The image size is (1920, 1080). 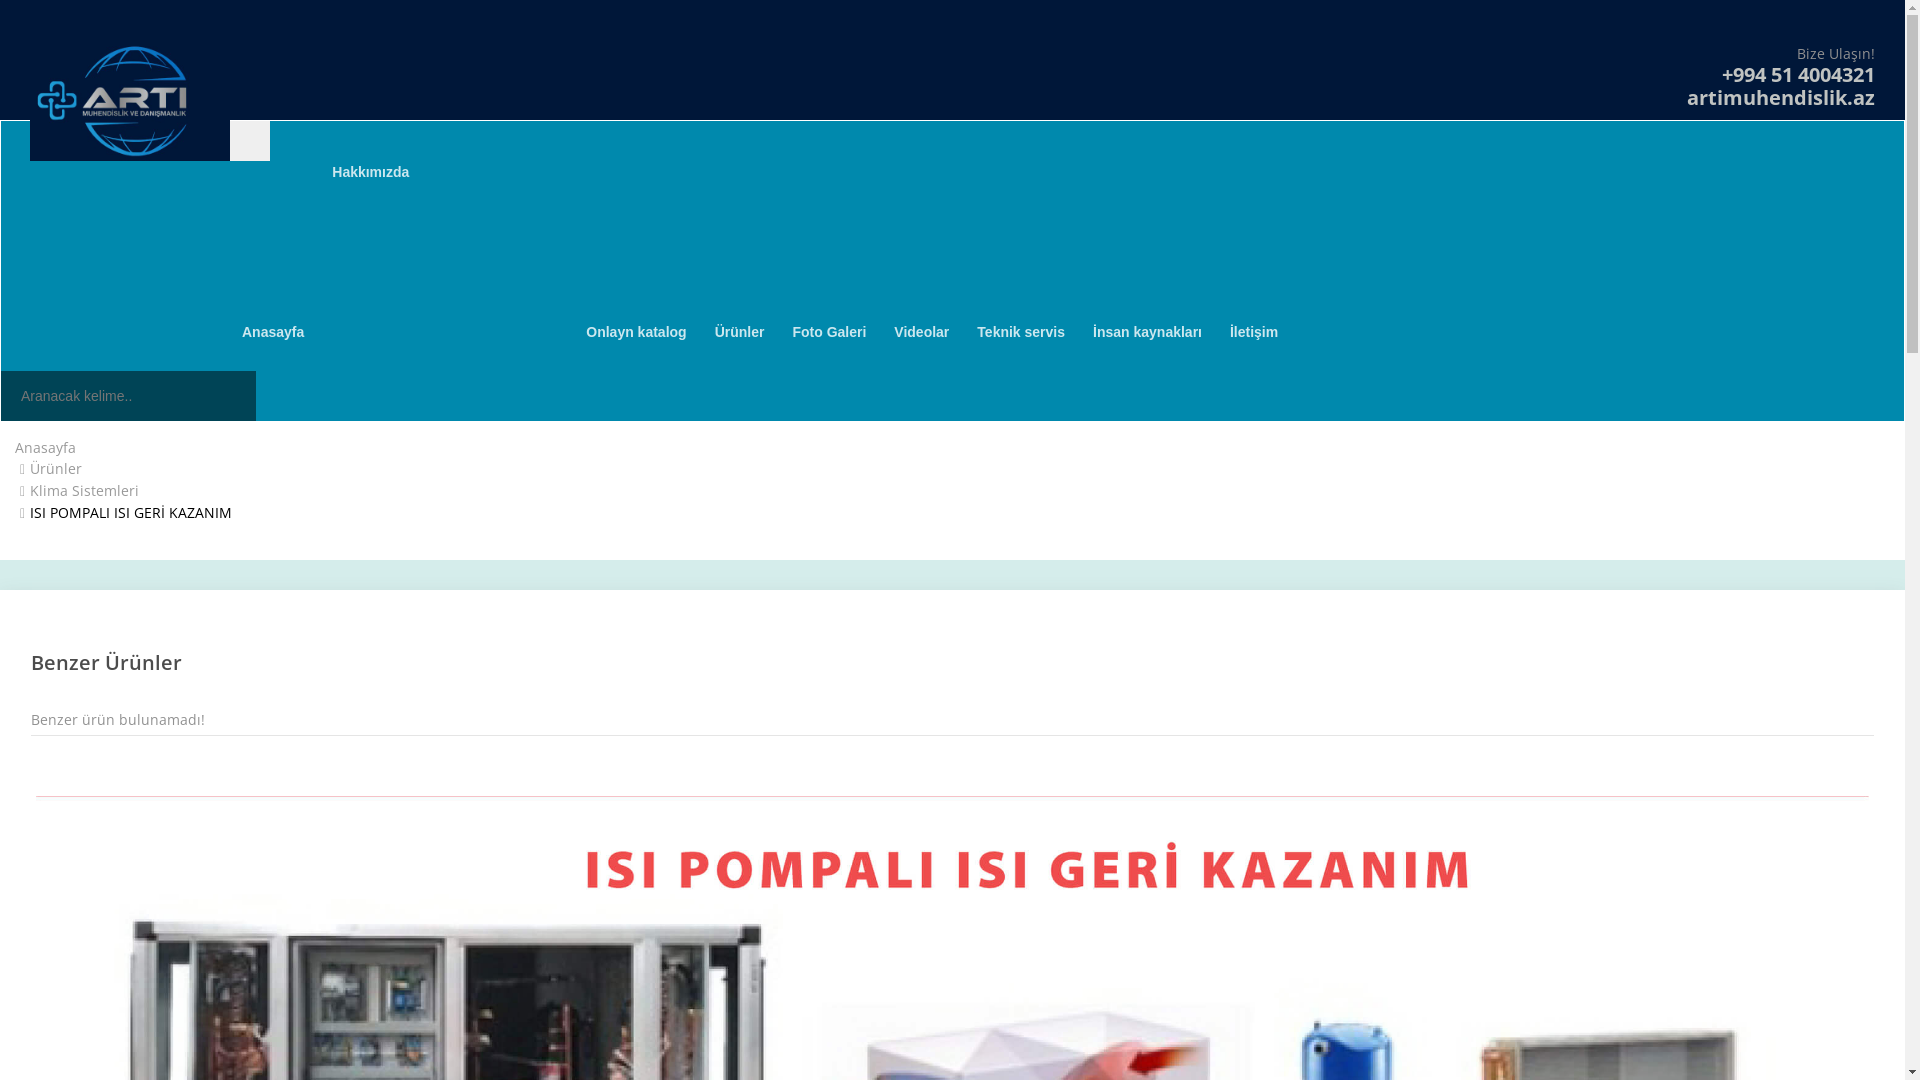 I want to click on 'Teknik servis', so click(x=1021, y=330).